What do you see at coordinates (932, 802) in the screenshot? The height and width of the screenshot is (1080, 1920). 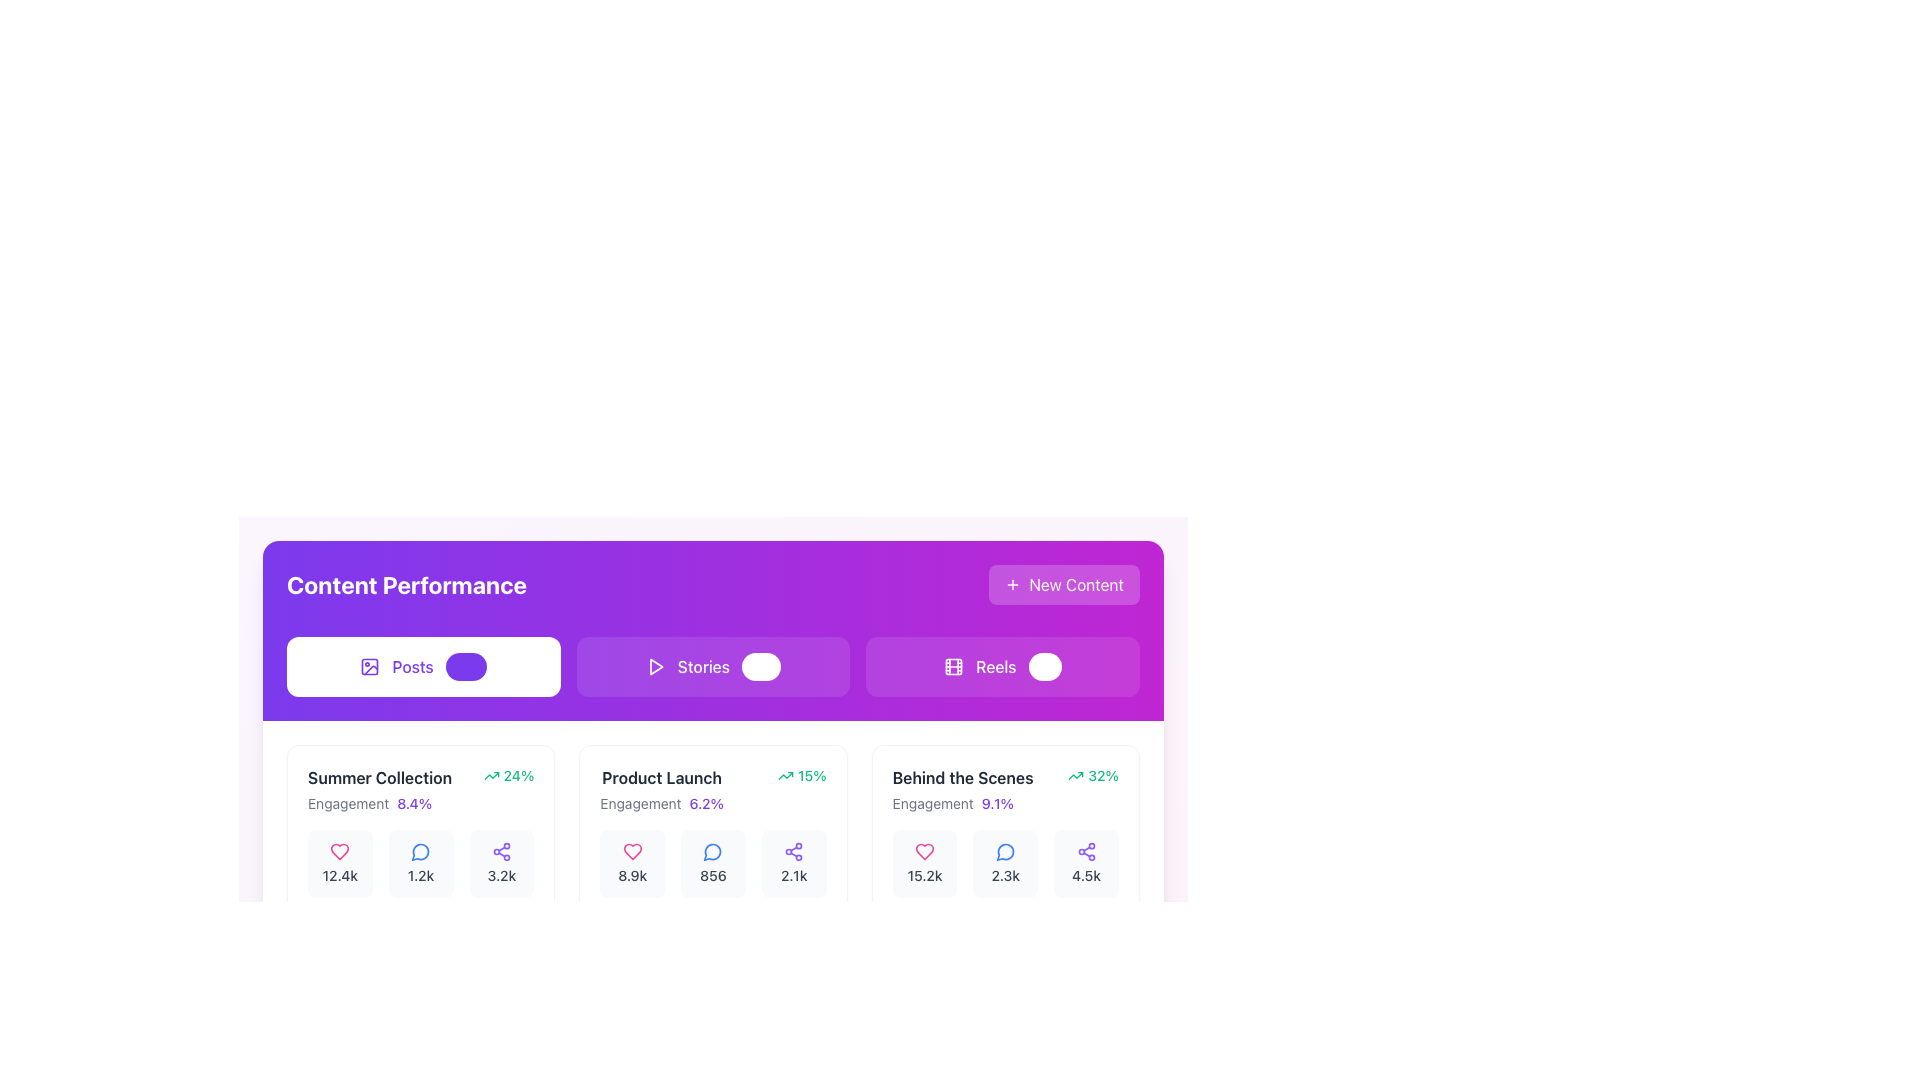 I see `Text label that provides context for the data value '9.1%' displayed next to it, which indicates engagement statistics, located in the card titled 'Behind the Scenes'` at bounding box center [932, 802].